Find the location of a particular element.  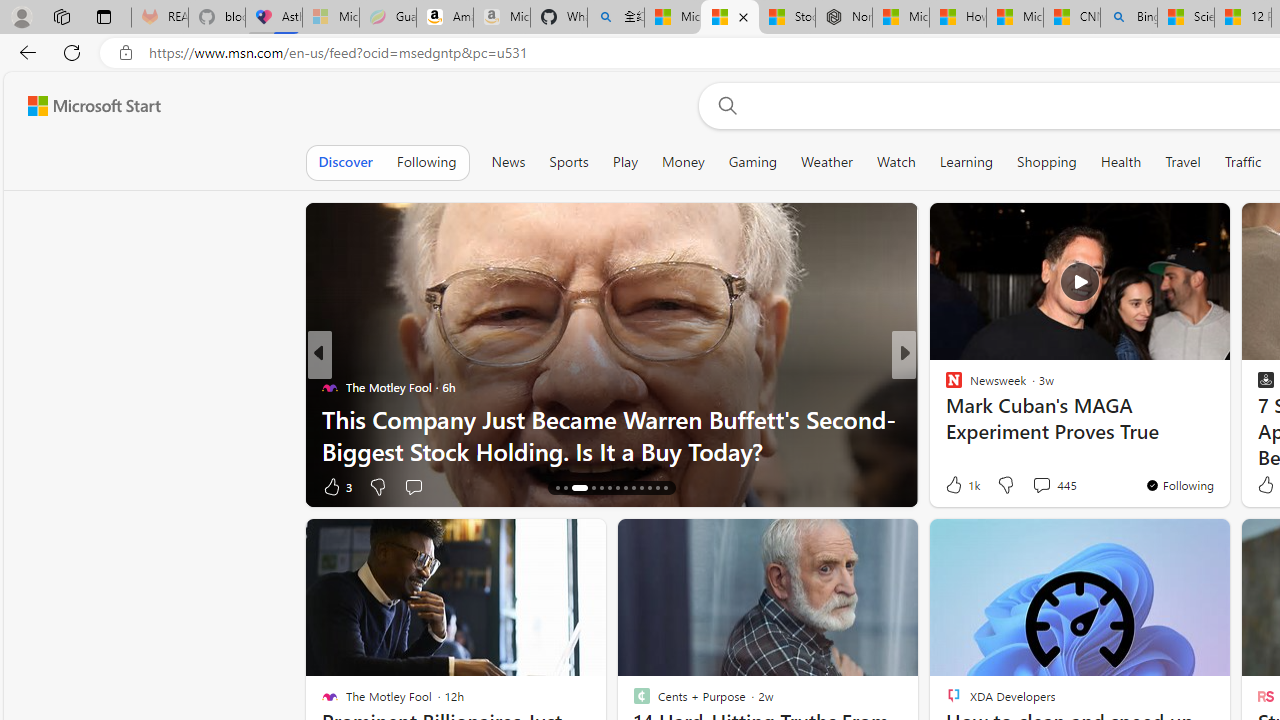

'121 Like' is located at coordinates (958, 486).